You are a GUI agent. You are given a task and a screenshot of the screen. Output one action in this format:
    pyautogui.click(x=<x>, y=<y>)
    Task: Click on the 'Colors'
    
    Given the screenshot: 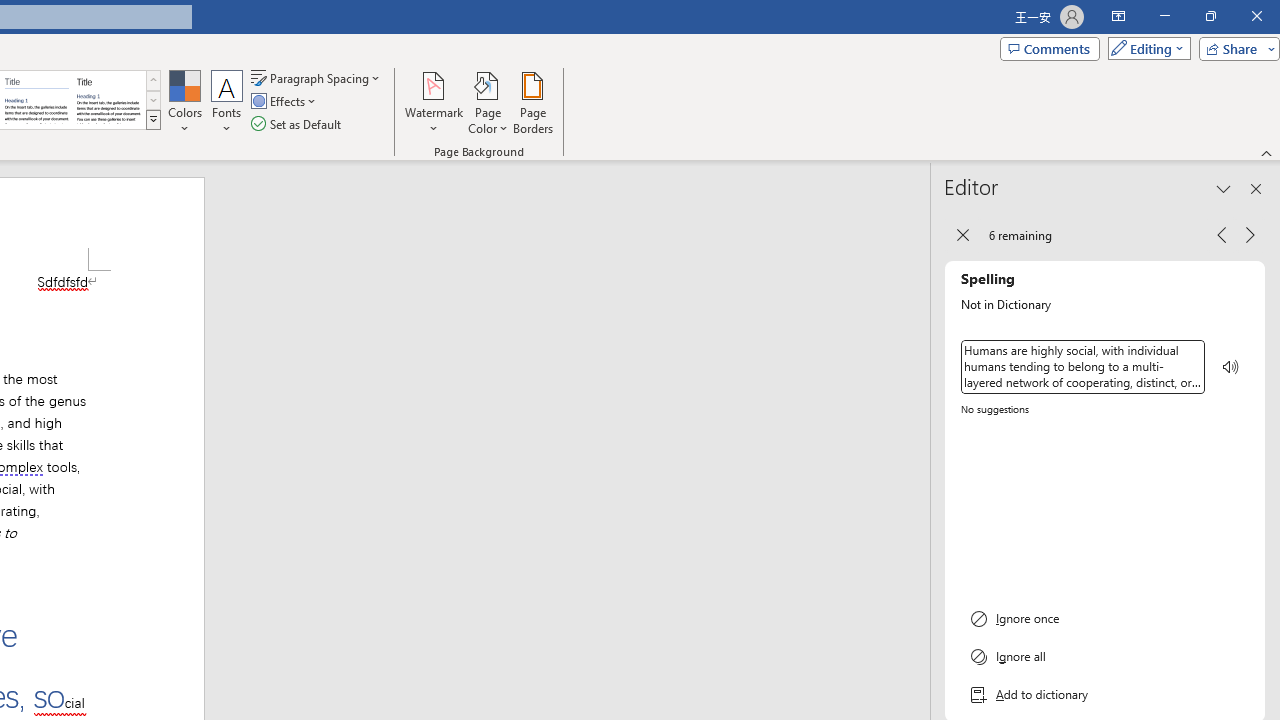 What is the action you would take?
    pyautogui.click(x=184, y=103)
    